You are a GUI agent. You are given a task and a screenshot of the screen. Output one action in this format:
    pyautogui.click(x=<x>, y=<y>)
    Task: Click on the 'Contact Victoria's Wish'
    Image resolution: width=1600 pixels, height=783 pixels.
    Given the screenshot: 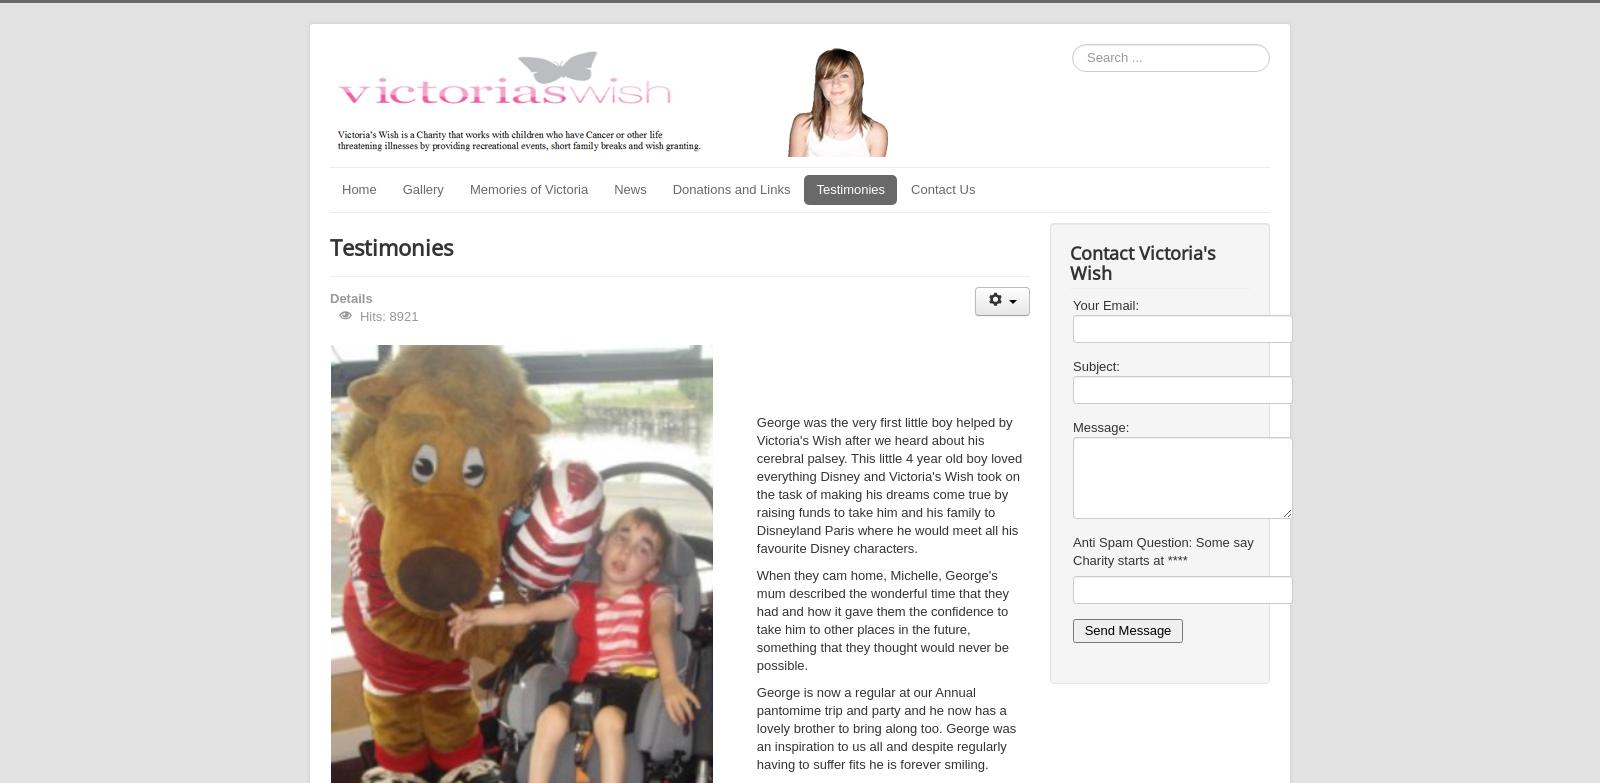 What is the action you would take?
    pyautogui.click(x=1143, y=263)
    